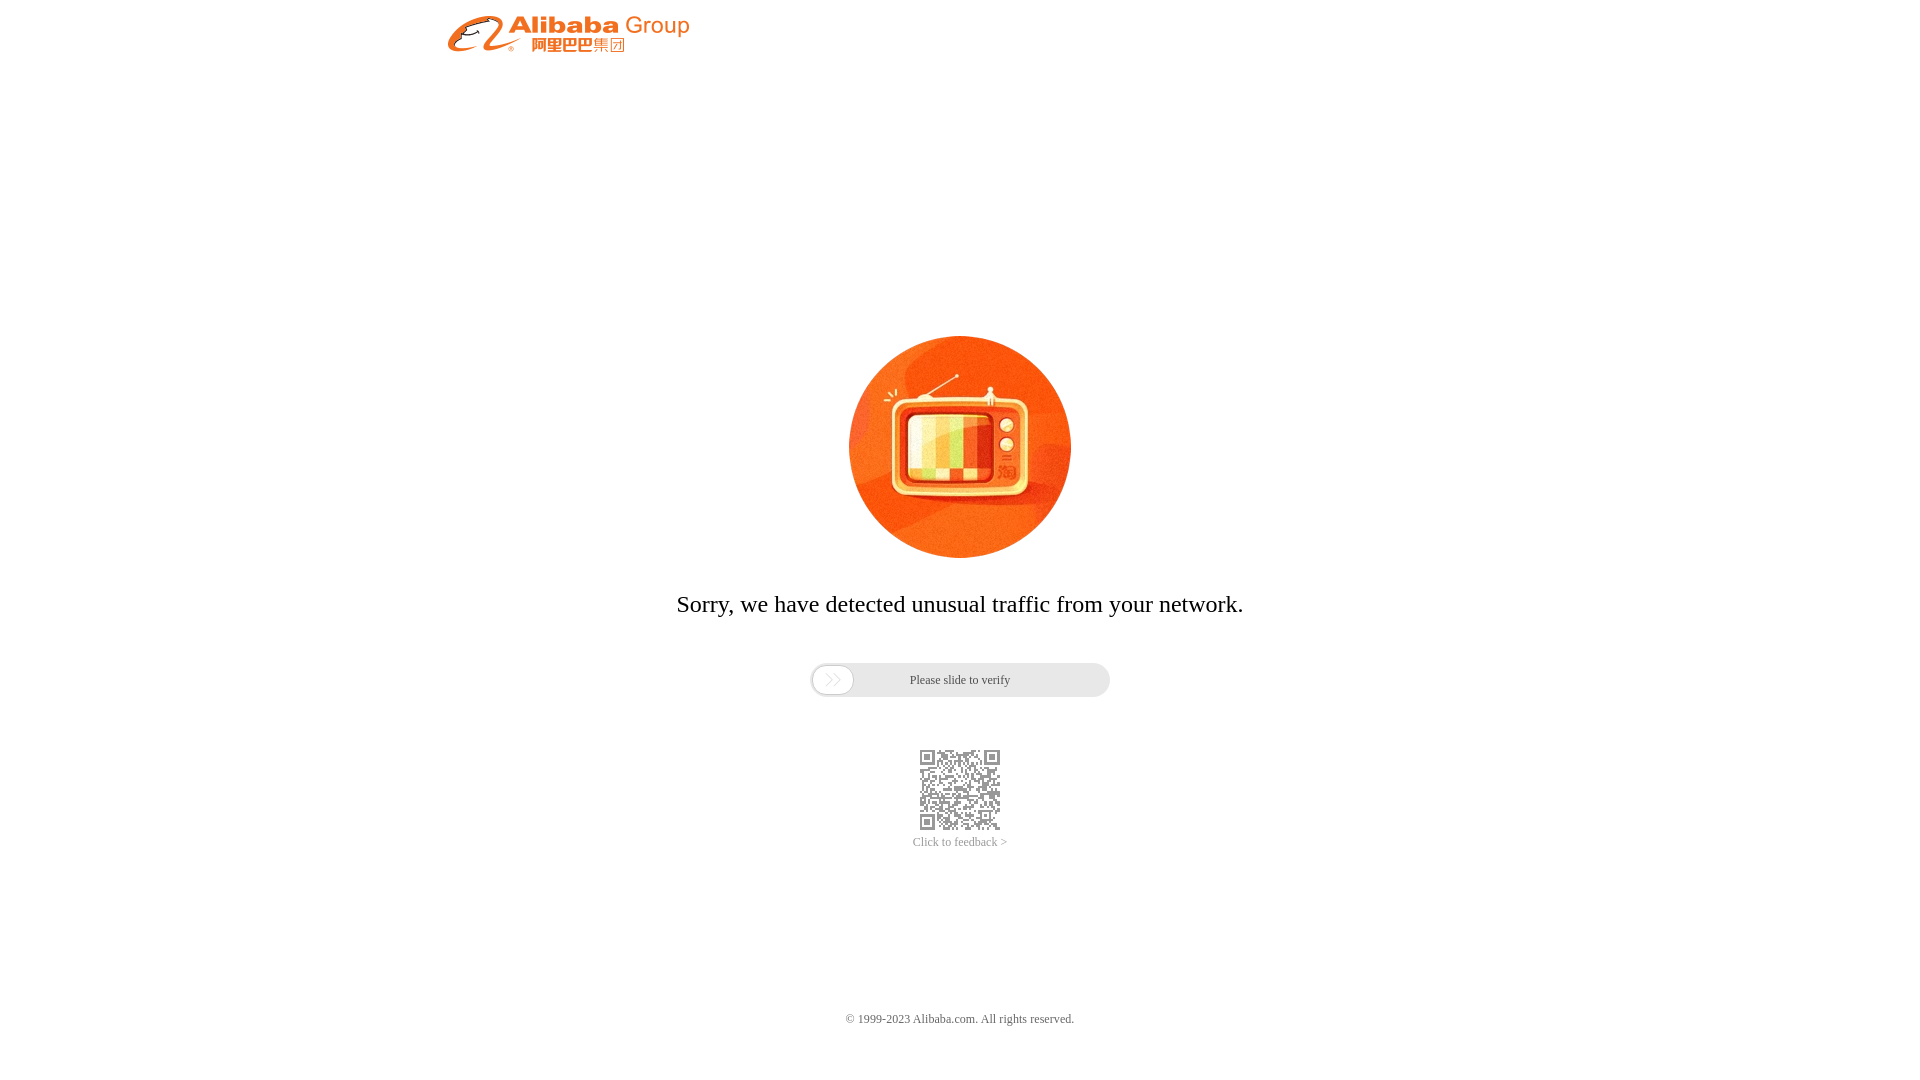 This screenshot has height=1080, width=1920. What do you see at coordinates (960, 842) in the screenshot?
I see `'Click to feedback >'` at bounding box center [960, 842].